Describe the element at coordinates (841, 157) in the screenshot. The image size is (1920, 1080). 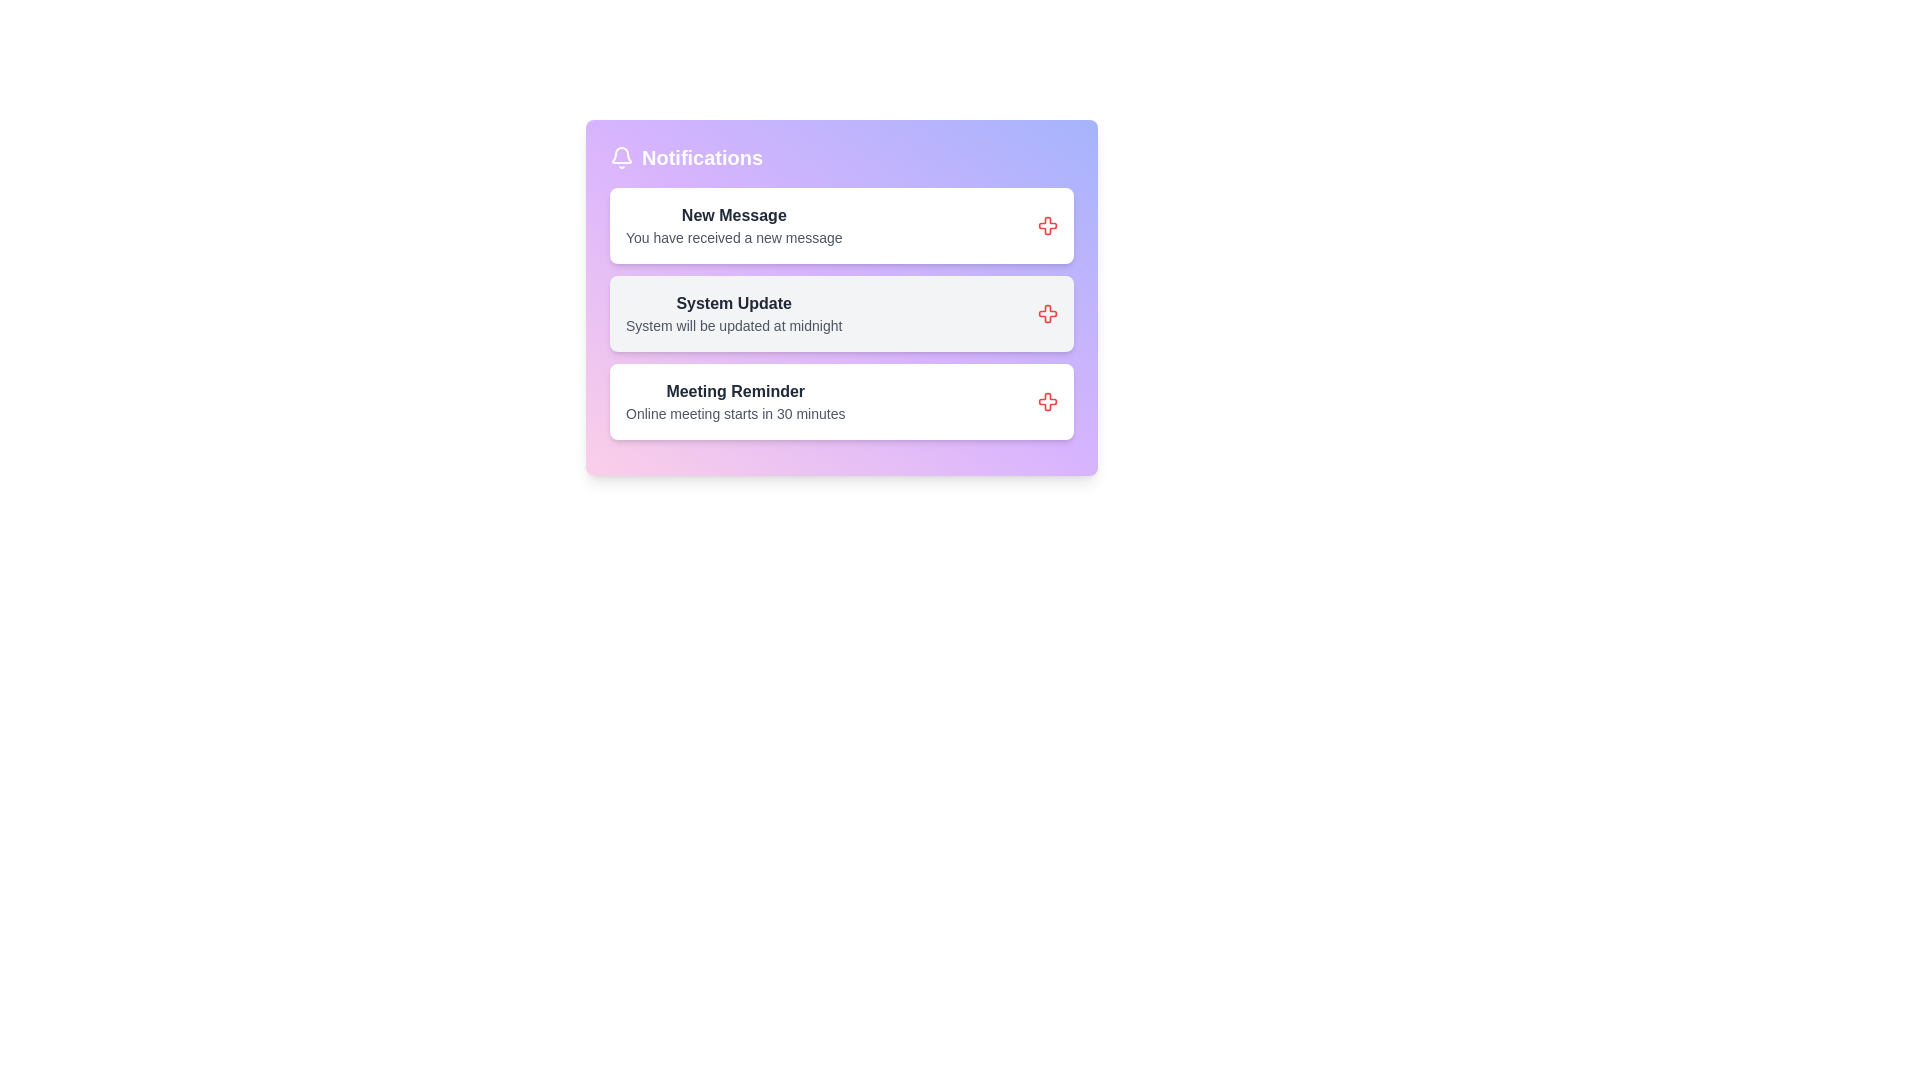
I see `the header section of the notification panel` at that location.